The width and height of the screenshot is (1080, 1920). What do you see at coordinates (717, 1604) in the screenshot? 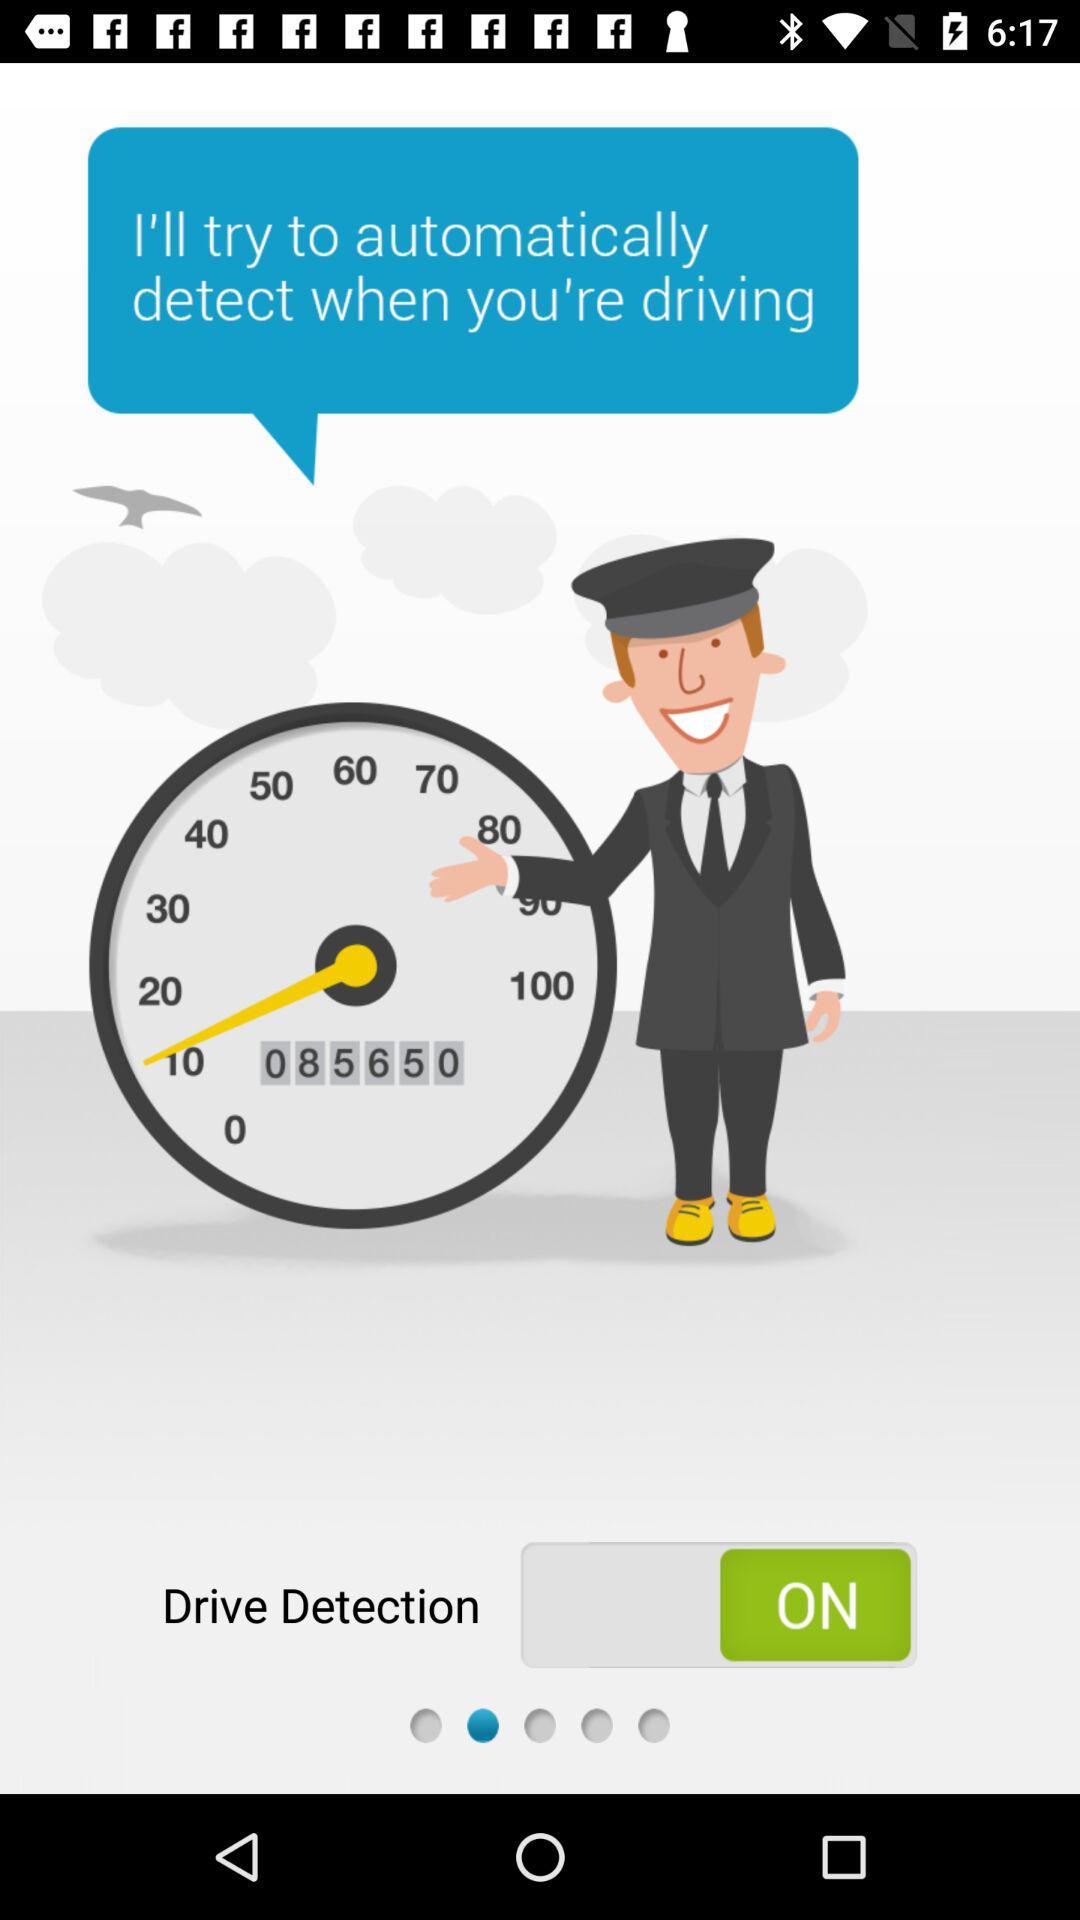
I see `drive detection` at bounding box center [717, 1604].